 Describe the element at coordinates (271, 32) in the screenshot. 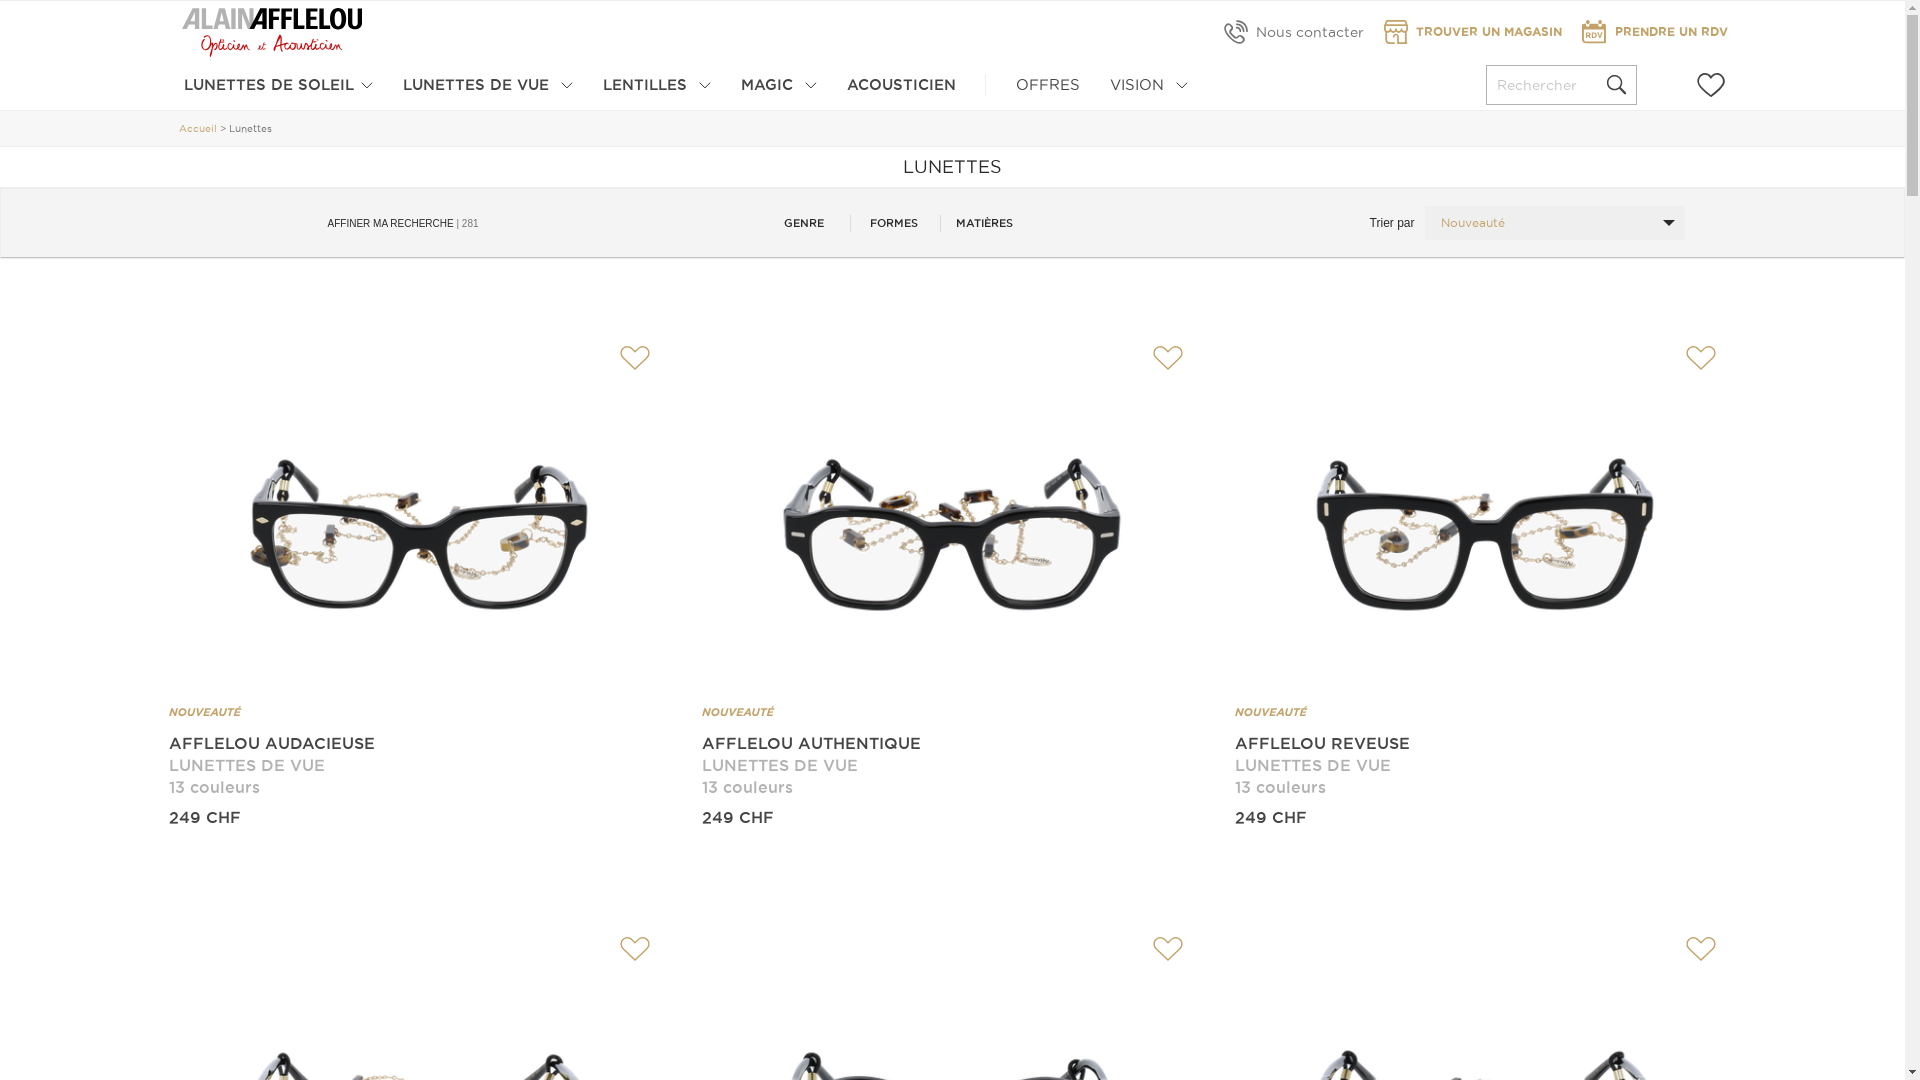

I see `'Afflelou'` at that location.